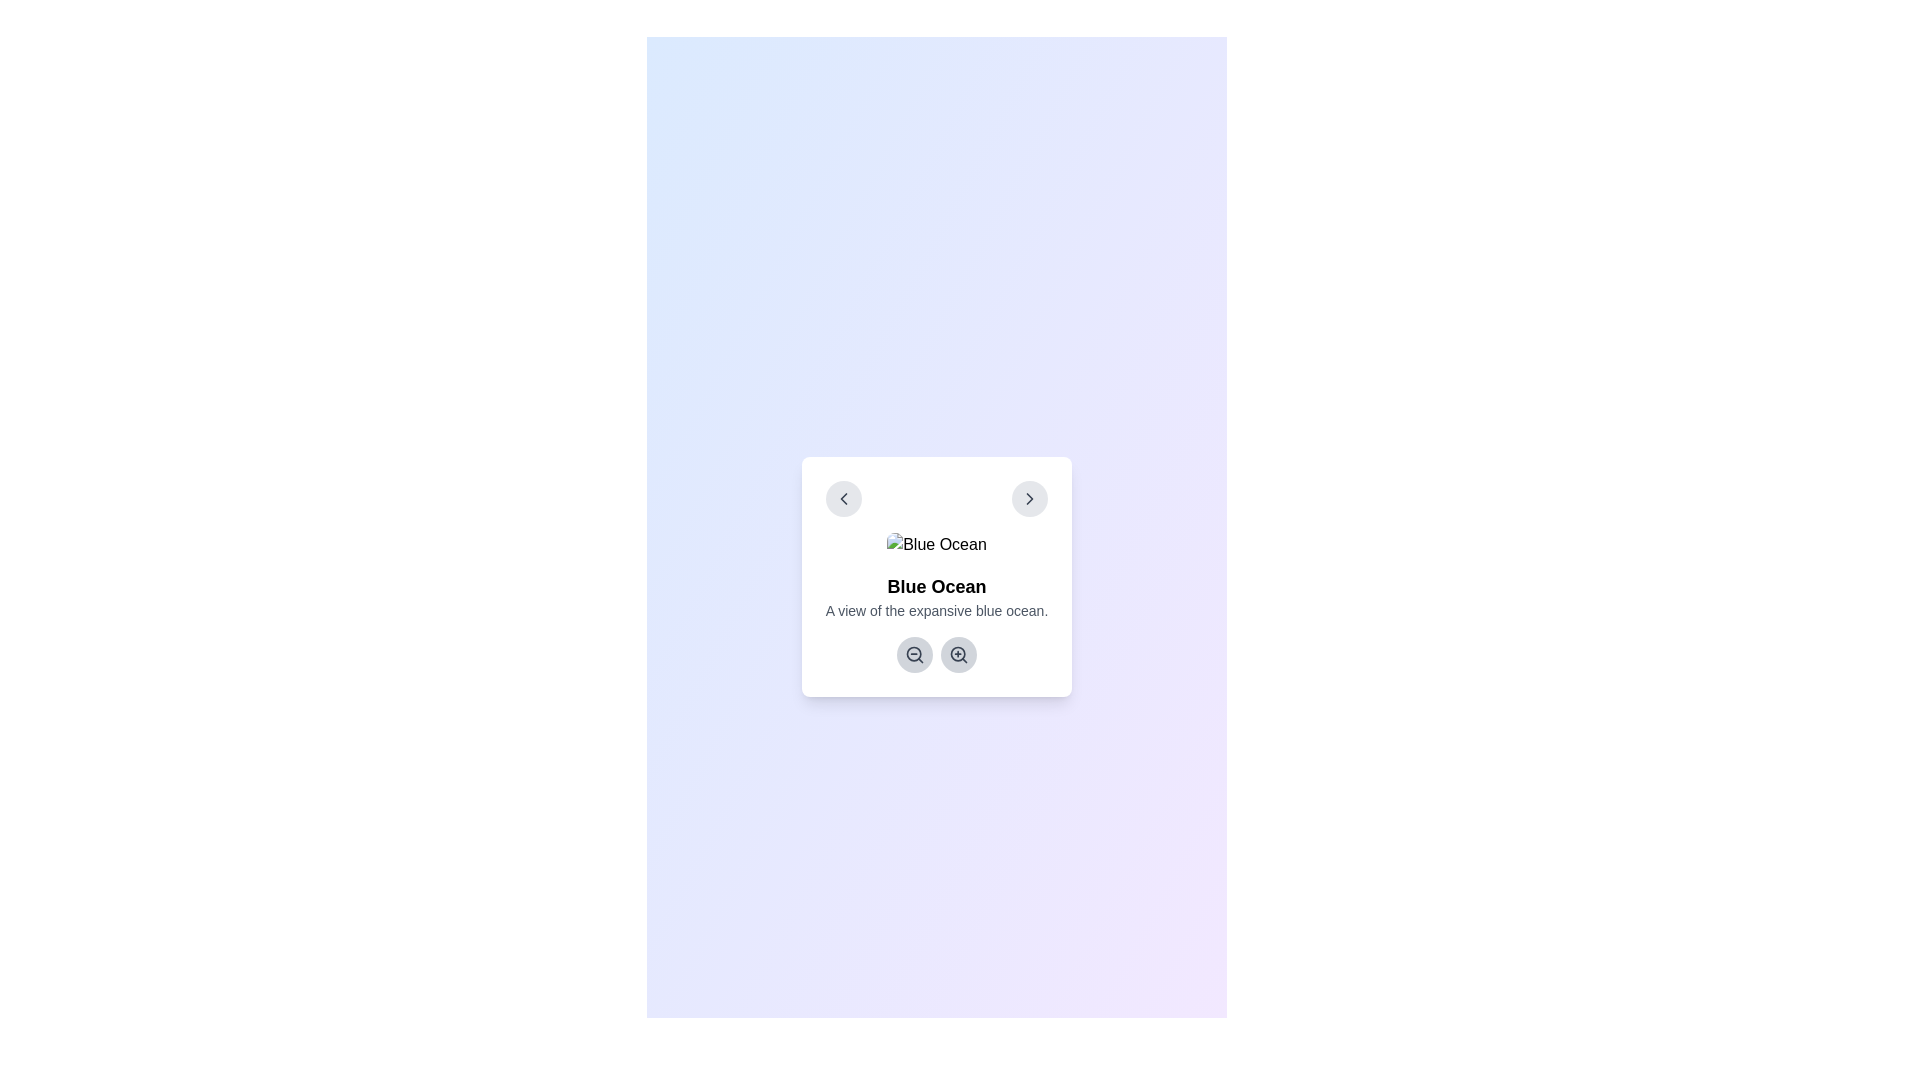  Describe the element at coordinates (843, 497) in the screenshot. I see `the left-pointing arrow button in the top-left corner of the card labeled 'Blue Ocean'` at that location.